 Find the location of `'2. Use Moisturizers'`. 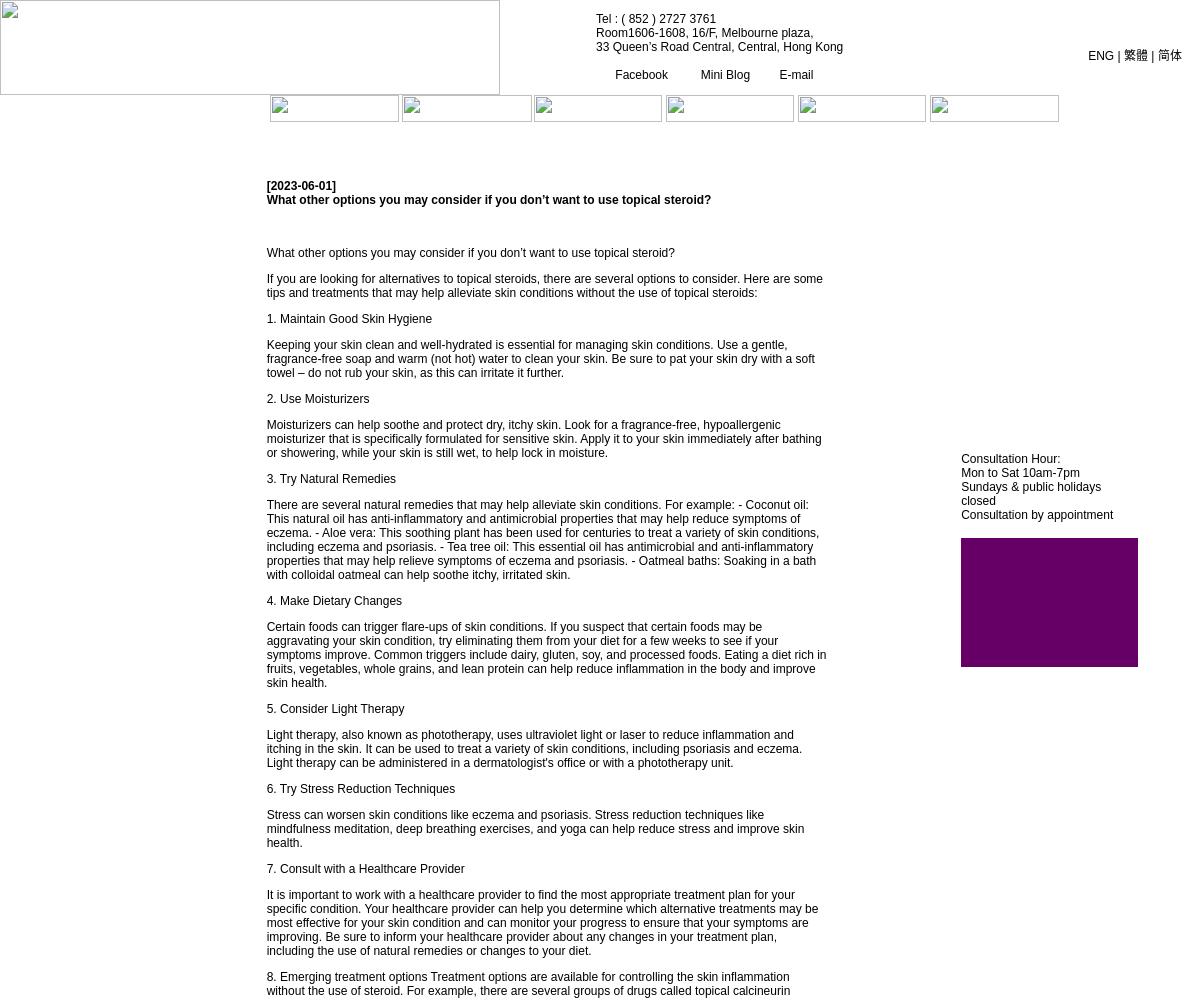

'2. Use Moisturizers' is located at coordinates (265, 399).